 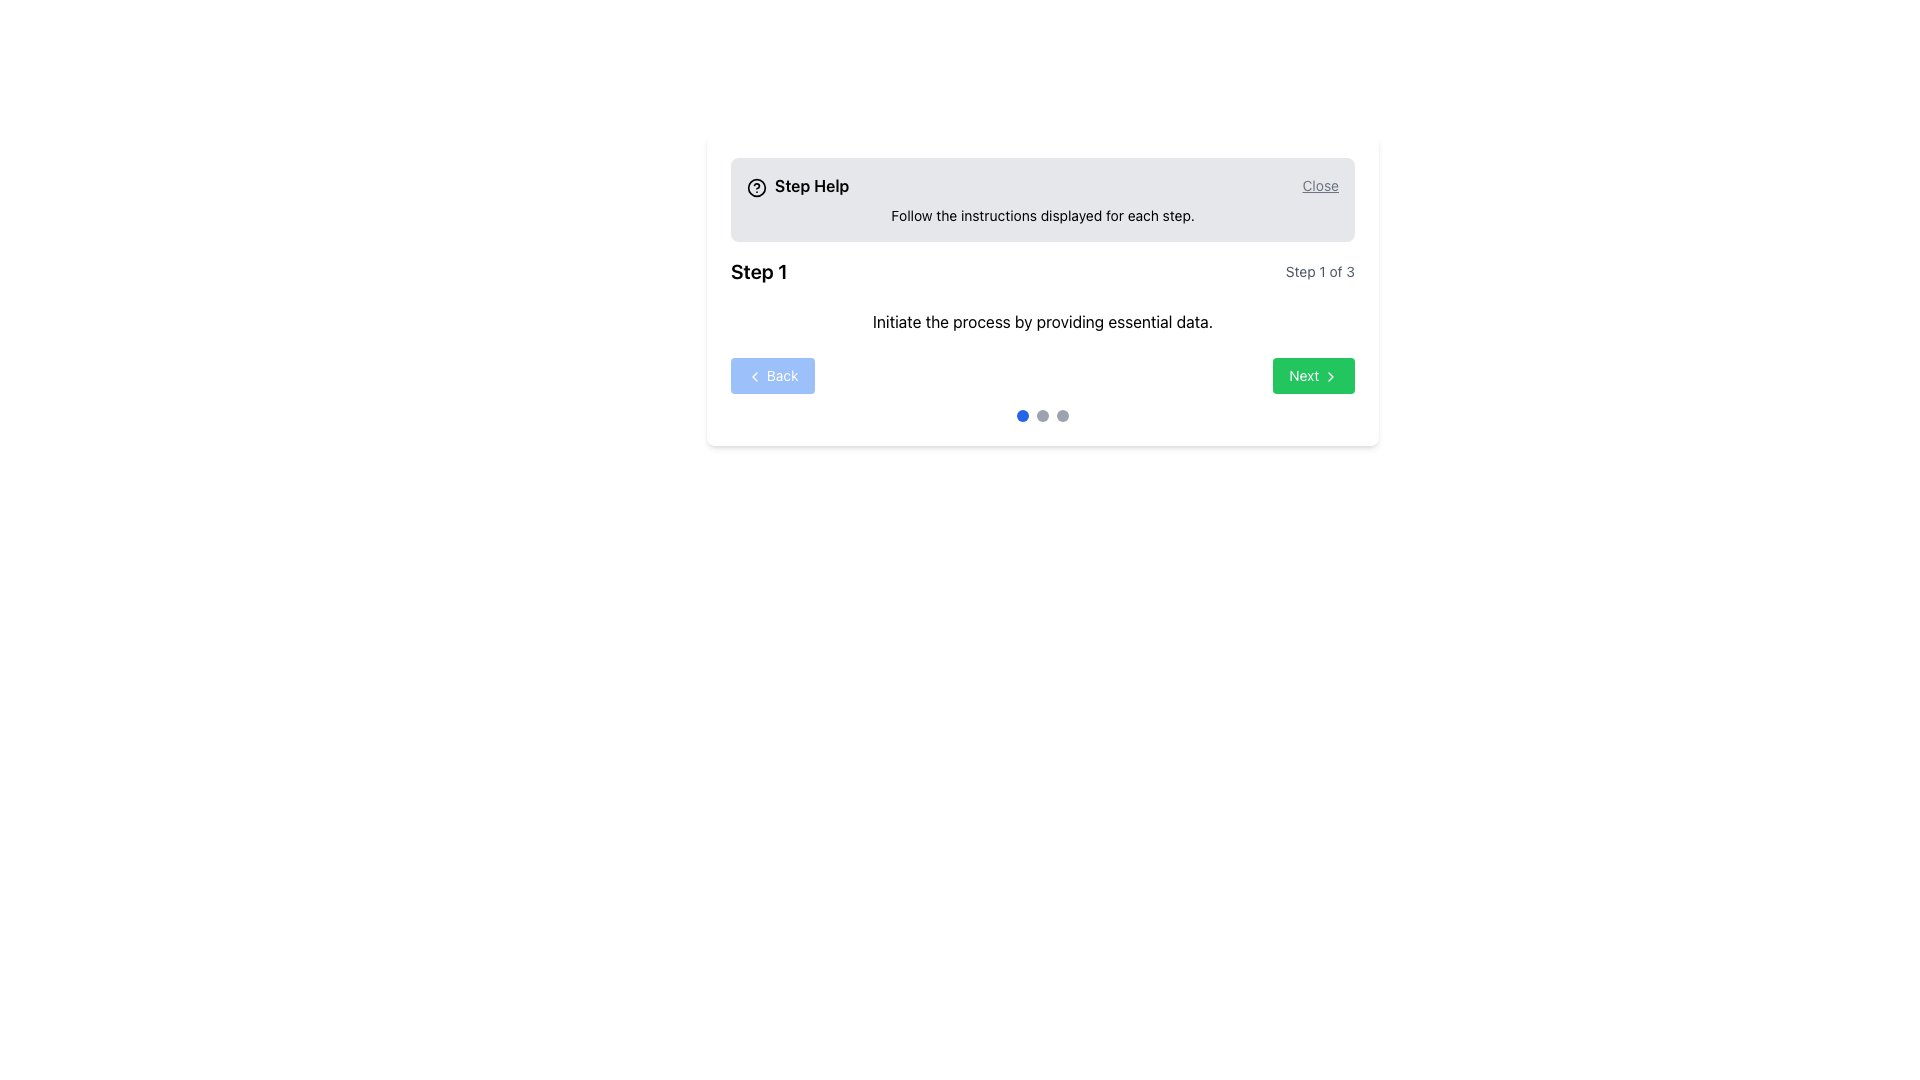 What do you see at coordinates (758, 272) in the screenshot?
I see `the Text Label that displays the title of the current step in a multi-step process, positioned at the left side of the segment and above the instruction text` at bounding box center [758, 272].